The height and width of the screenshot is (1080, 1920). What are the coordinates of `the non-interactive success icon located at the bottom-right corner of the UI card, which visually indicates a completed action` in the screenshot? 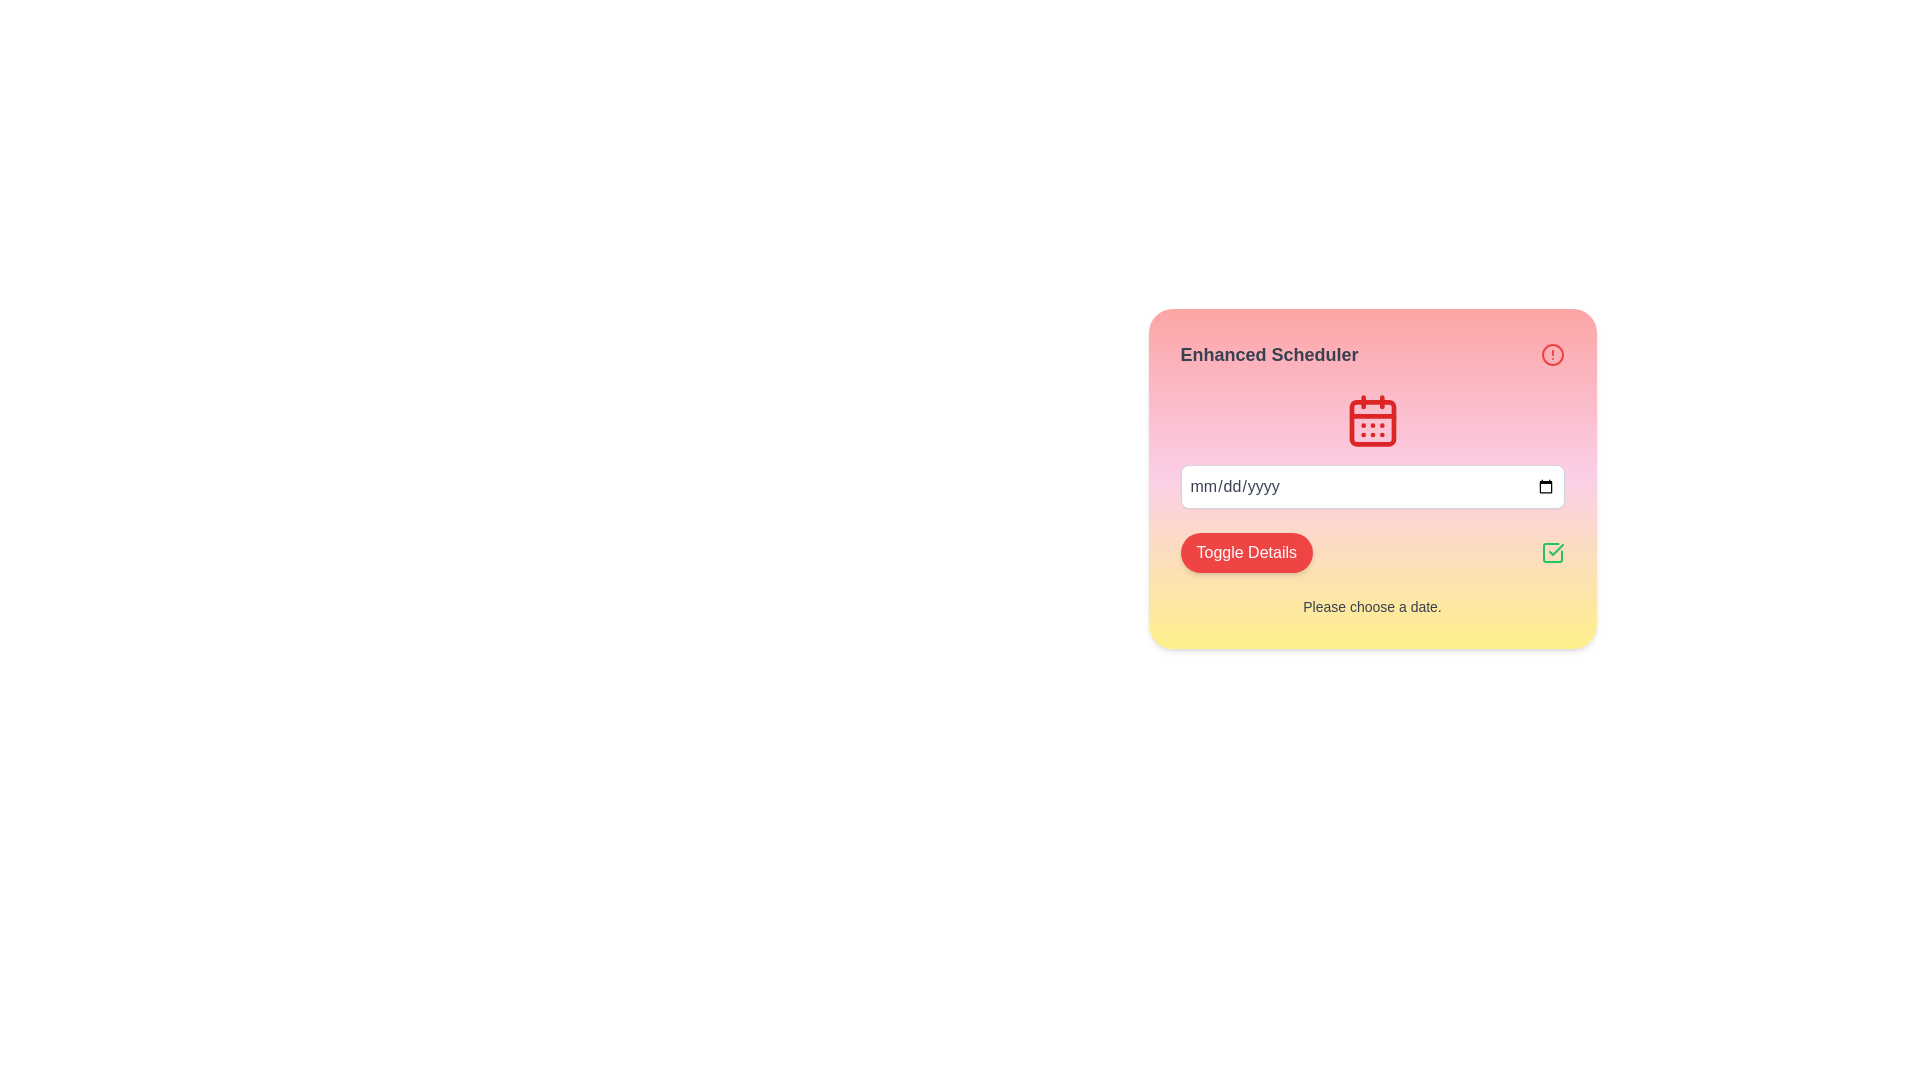 It's located at (1551, 552).